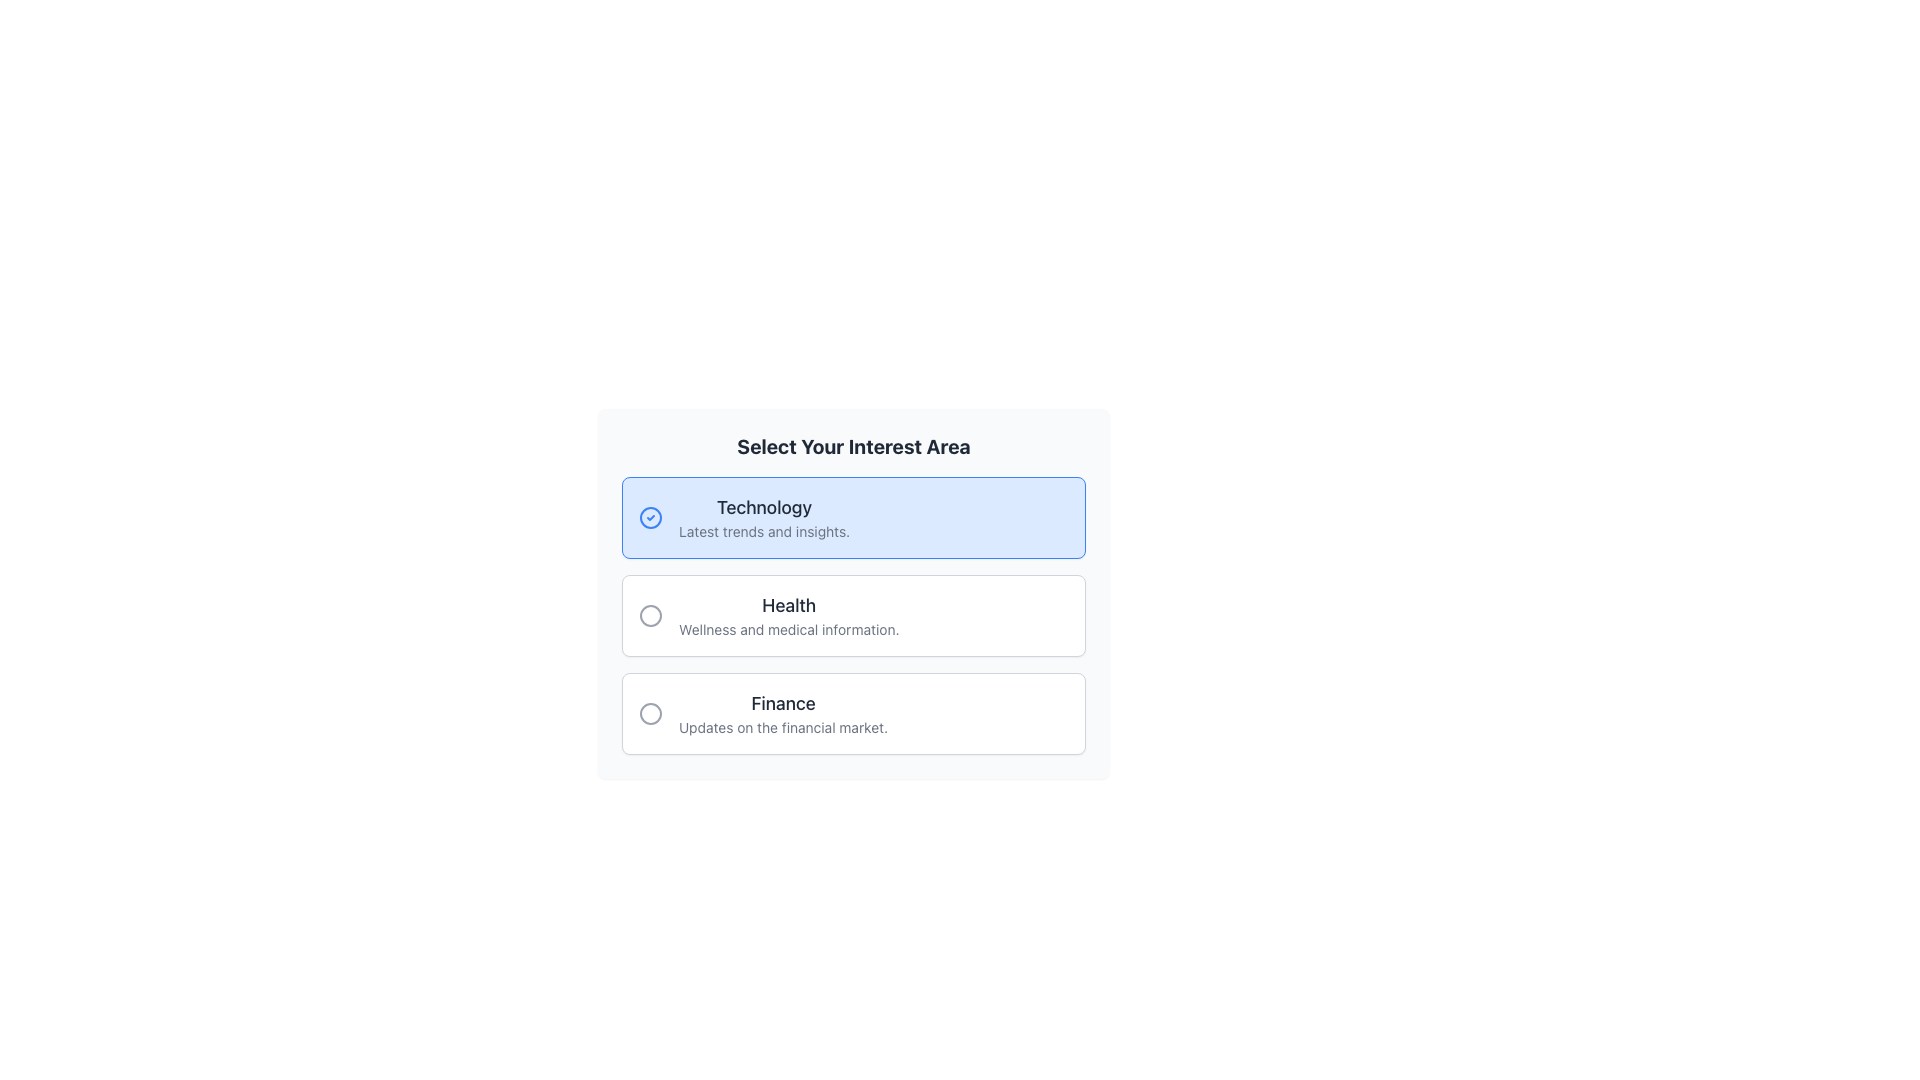  Describe the element at coordinates (788, 615) in the screenshot. I see `the 'Health' category text block, which is centrally located in the second card of selectable options, positioned below 'Technology' and above 'Finance'` at that location.